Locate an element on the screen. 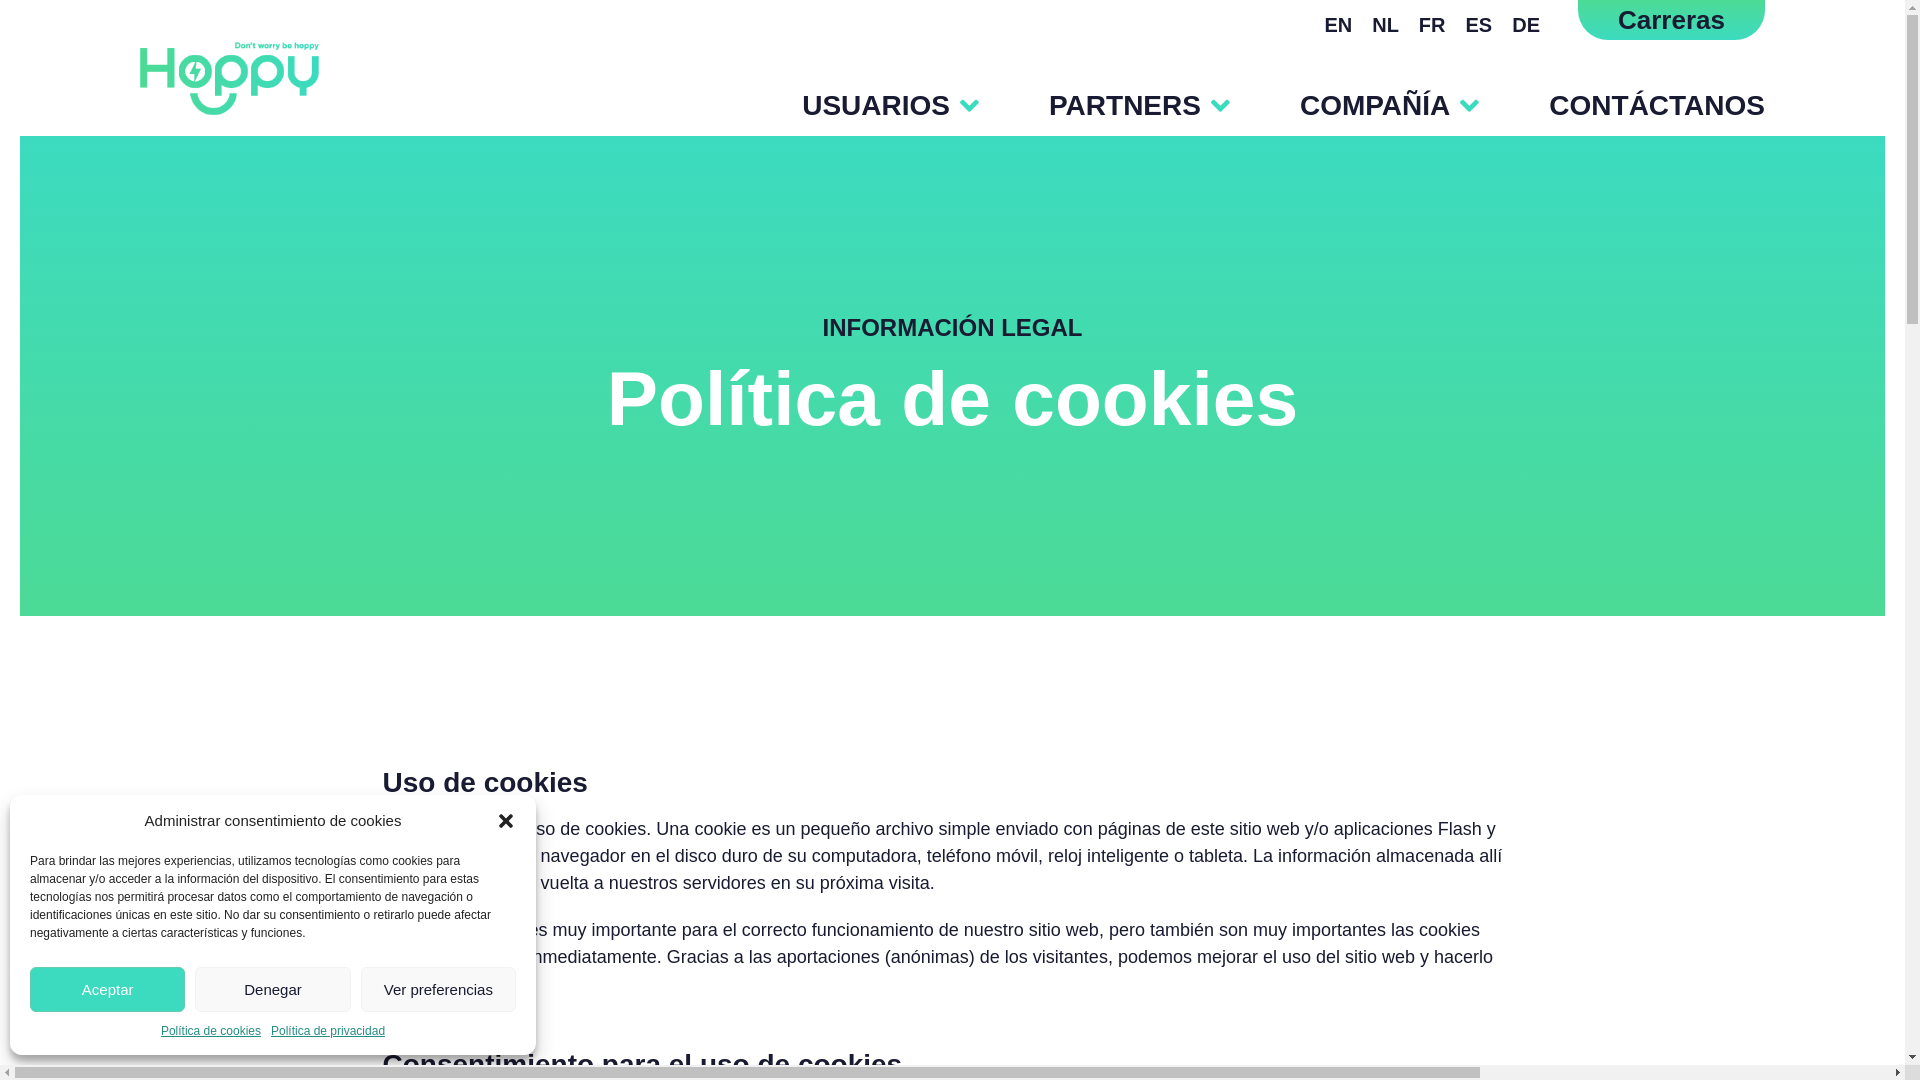 The image size is (1920, 1080). 'ES' is located at coordinates (1479, 24).